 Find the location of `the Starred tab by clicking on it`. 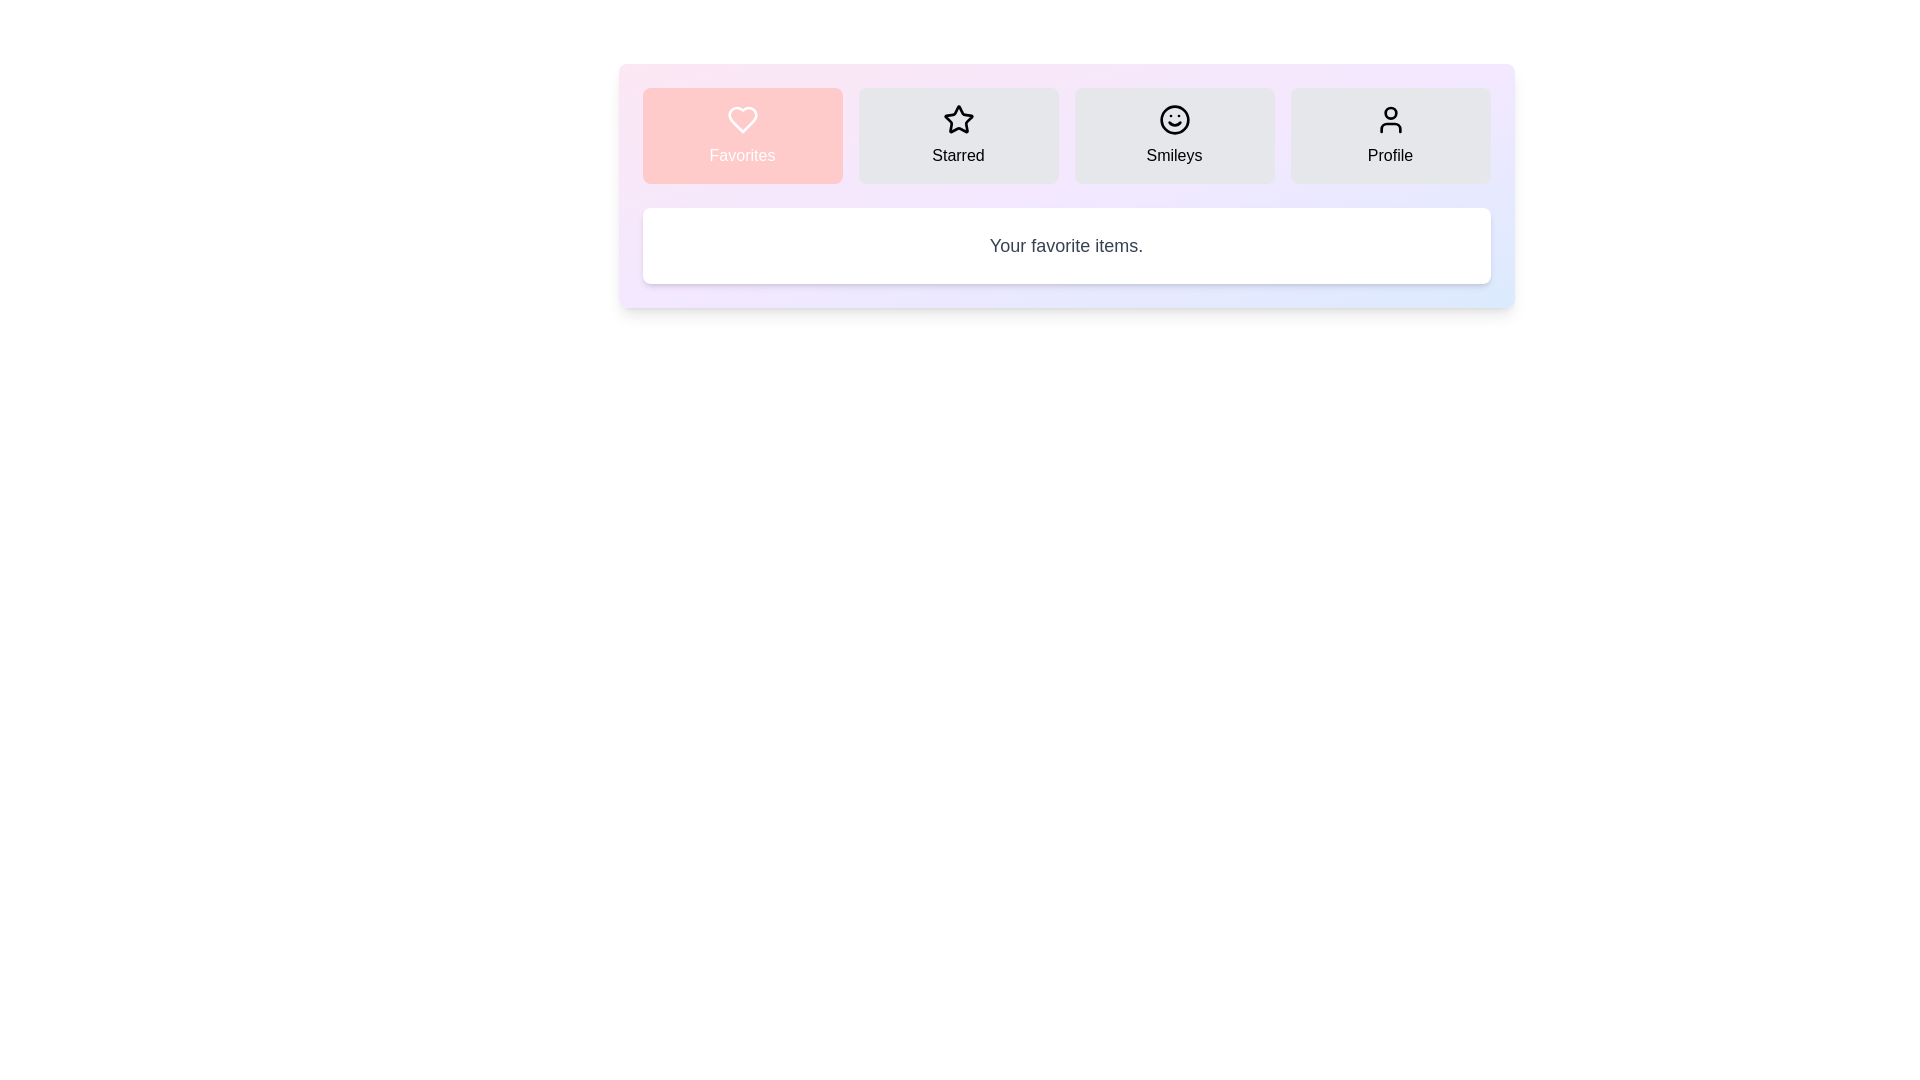

the Starred tab by clicking on it is located at coordinates (957, 135).